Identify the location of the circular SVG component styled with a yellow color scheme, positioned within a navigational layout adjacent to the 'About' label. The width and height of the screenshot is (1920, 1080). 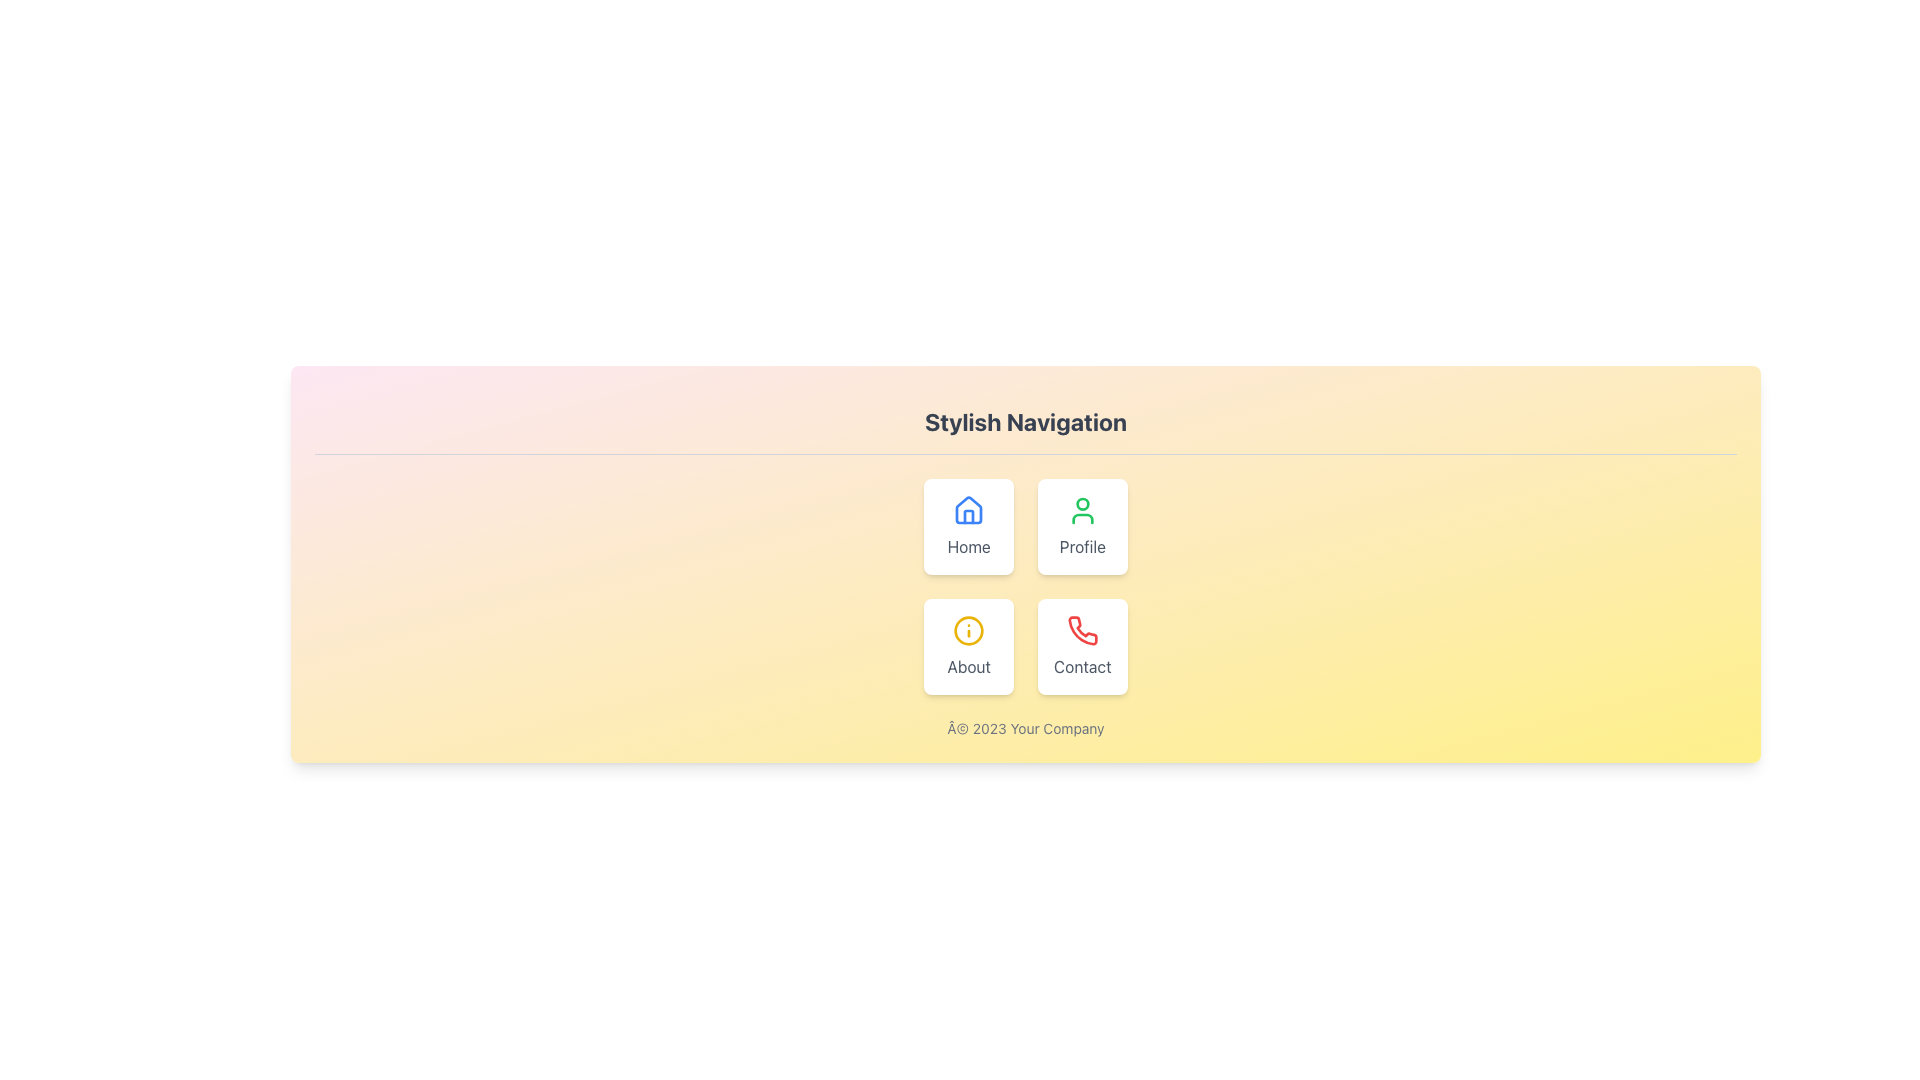
(969, 631).